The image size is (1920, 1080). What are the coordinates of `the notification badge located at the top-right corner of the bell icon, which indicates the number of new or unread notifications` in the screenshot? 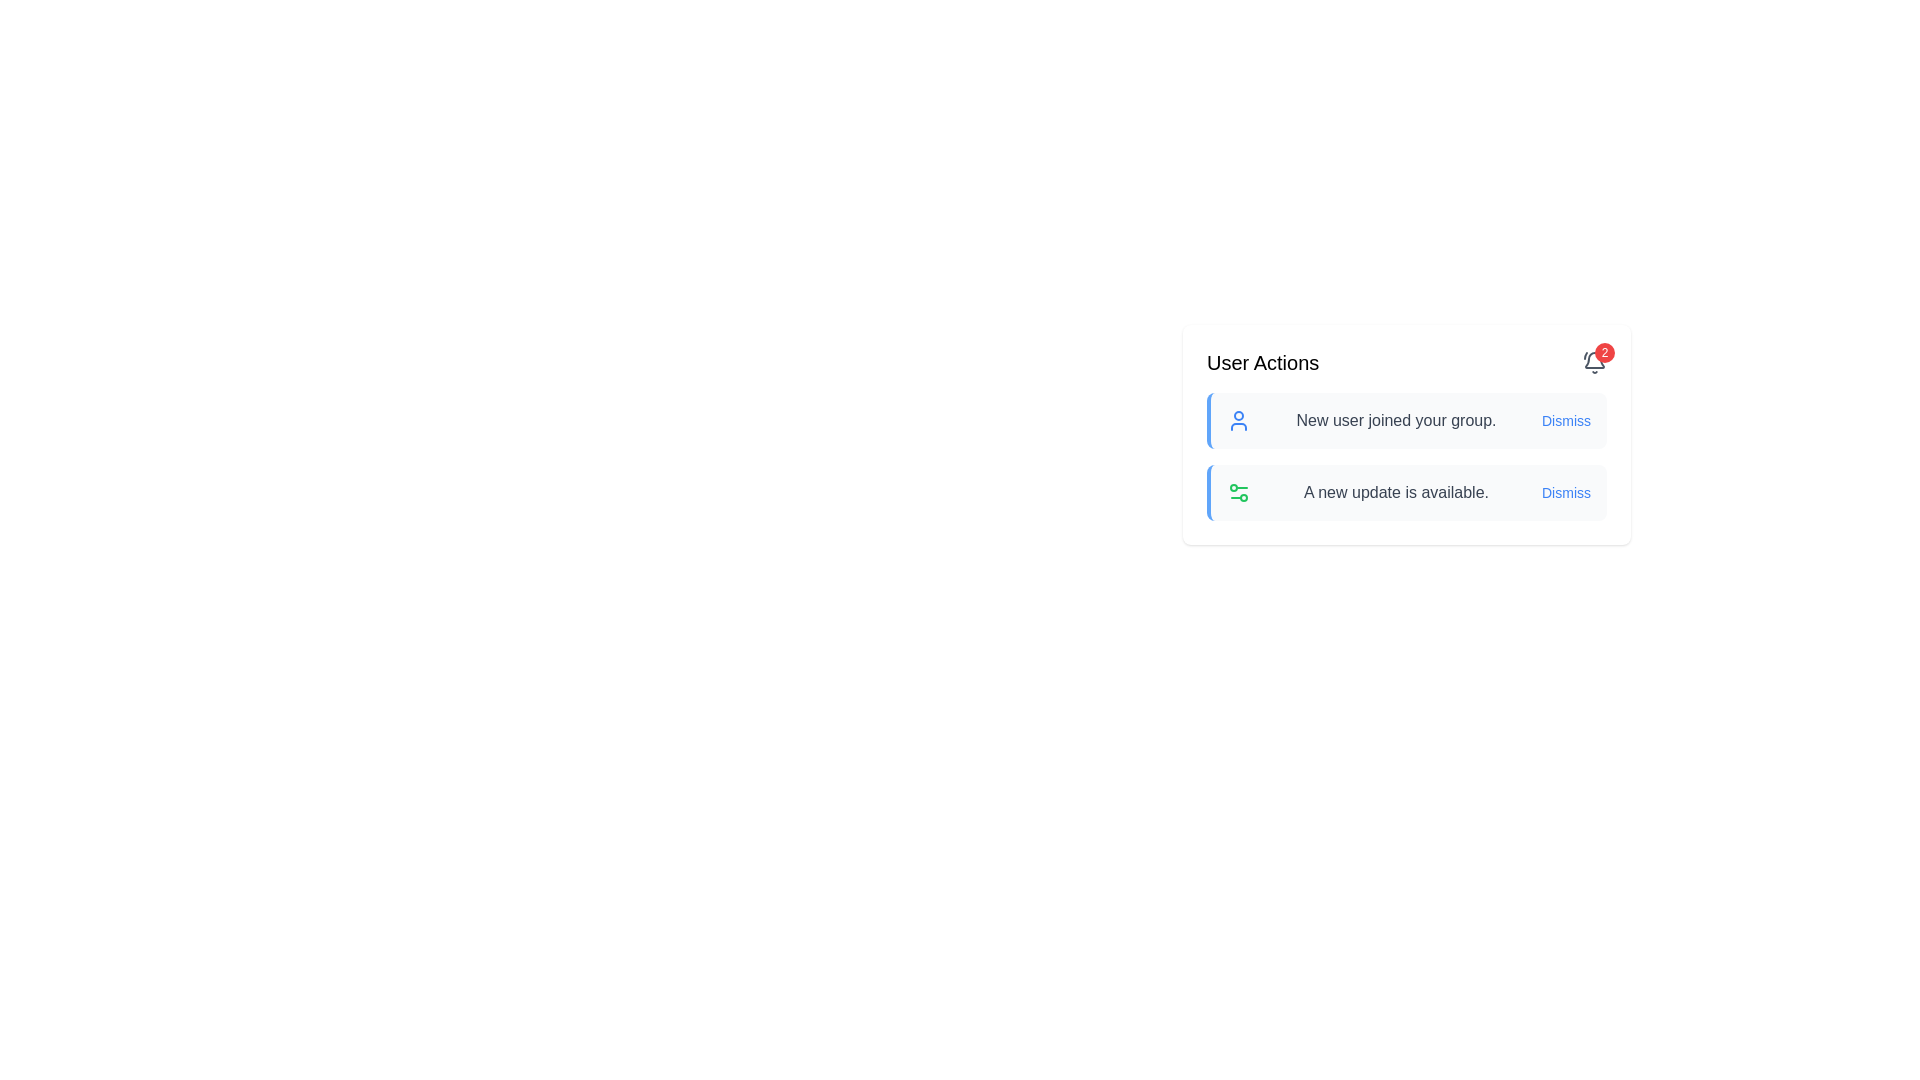 It's located at (1604, 352).